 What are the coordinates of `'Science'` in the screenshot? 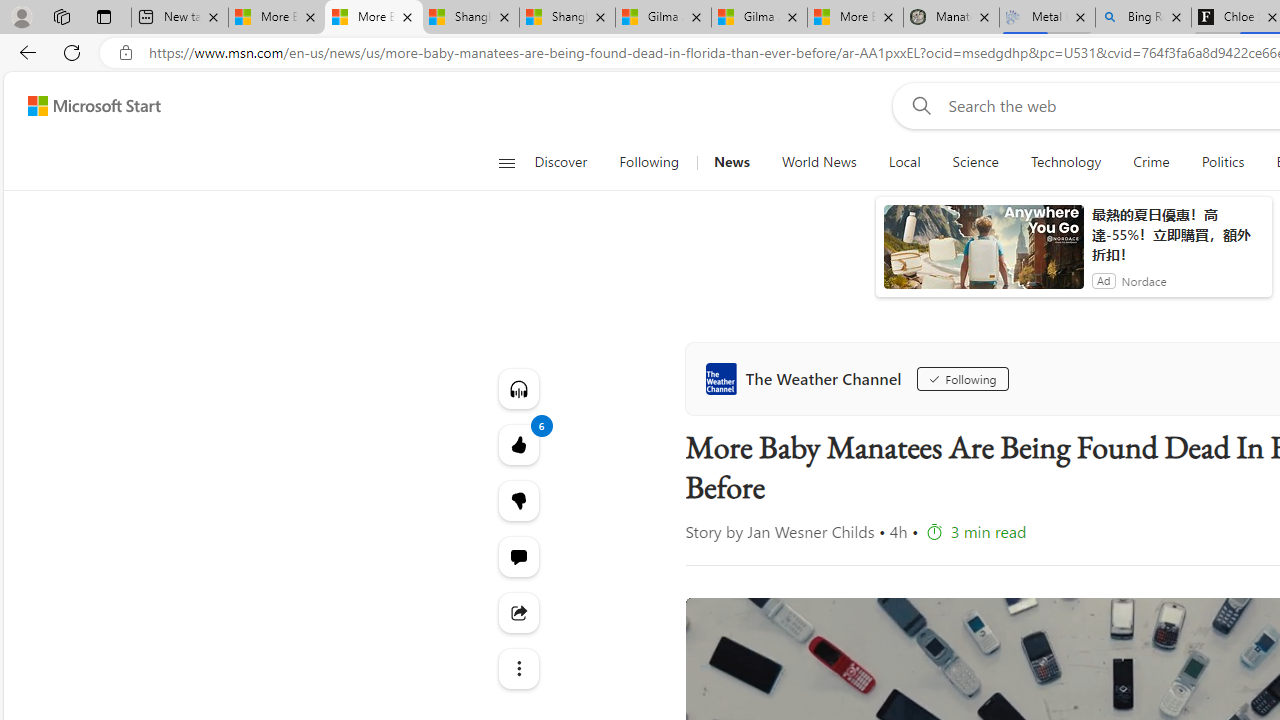 It's located at (975, 162).